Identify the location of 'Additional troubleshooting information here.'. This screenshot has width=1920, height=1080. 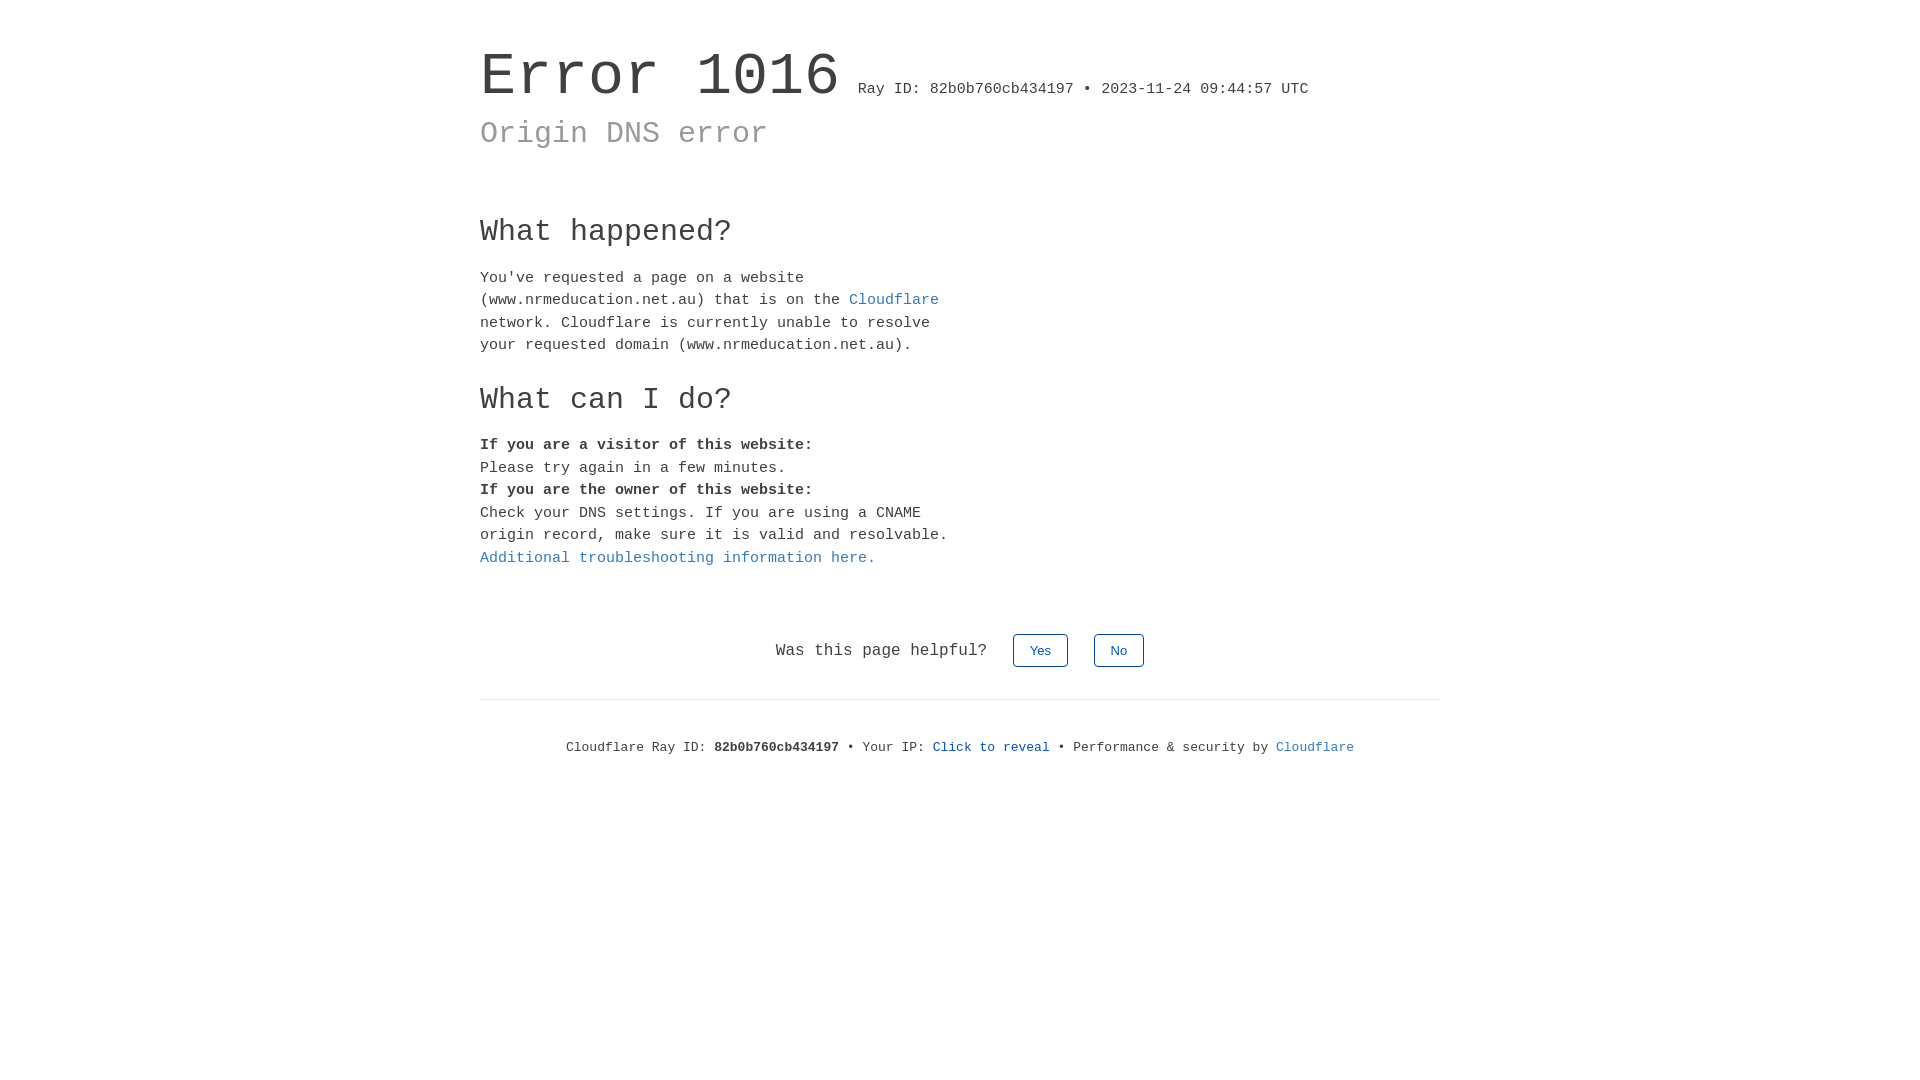
(677, 558).